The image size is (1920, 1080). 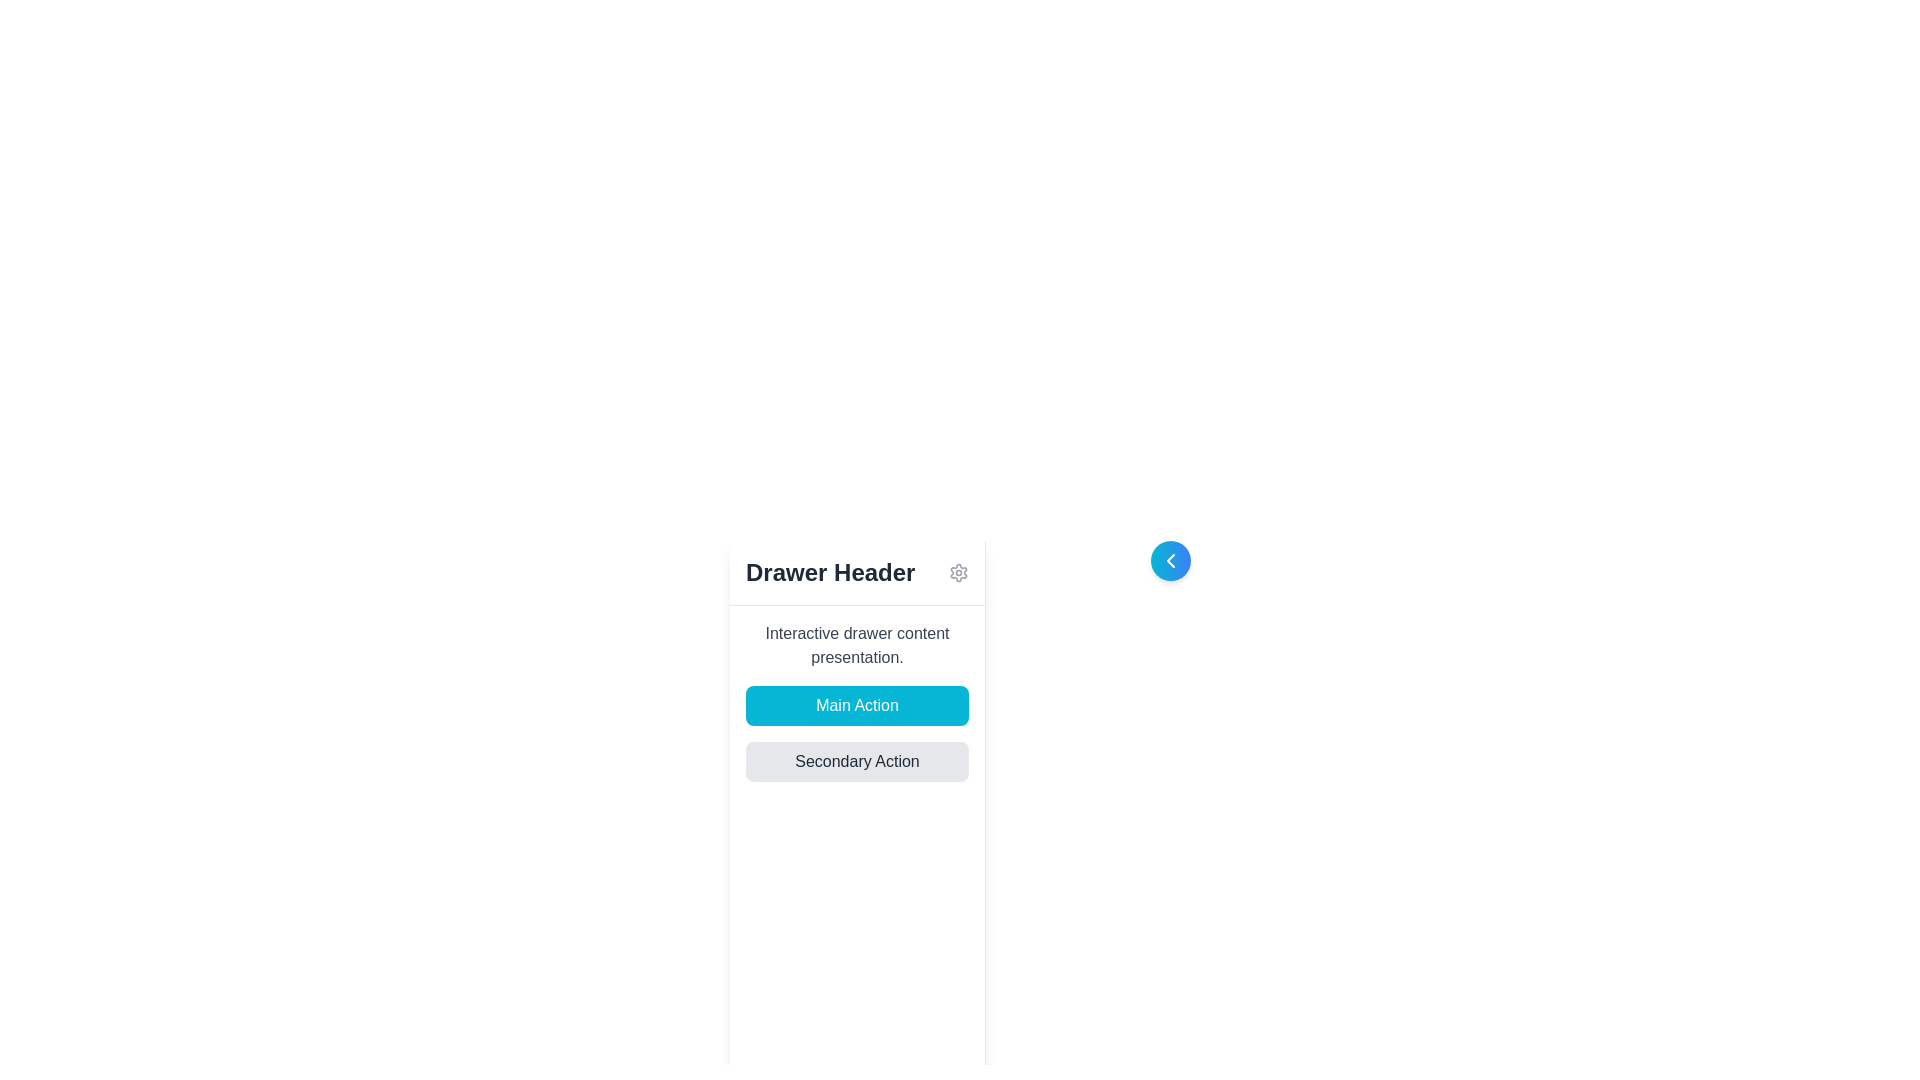 What do you see at coordinates (1170, 560) in the screenshot?
I see `the left-pointing chevron icon inside the circular button with a blue gradient background` at bounding box center [1170, 560].